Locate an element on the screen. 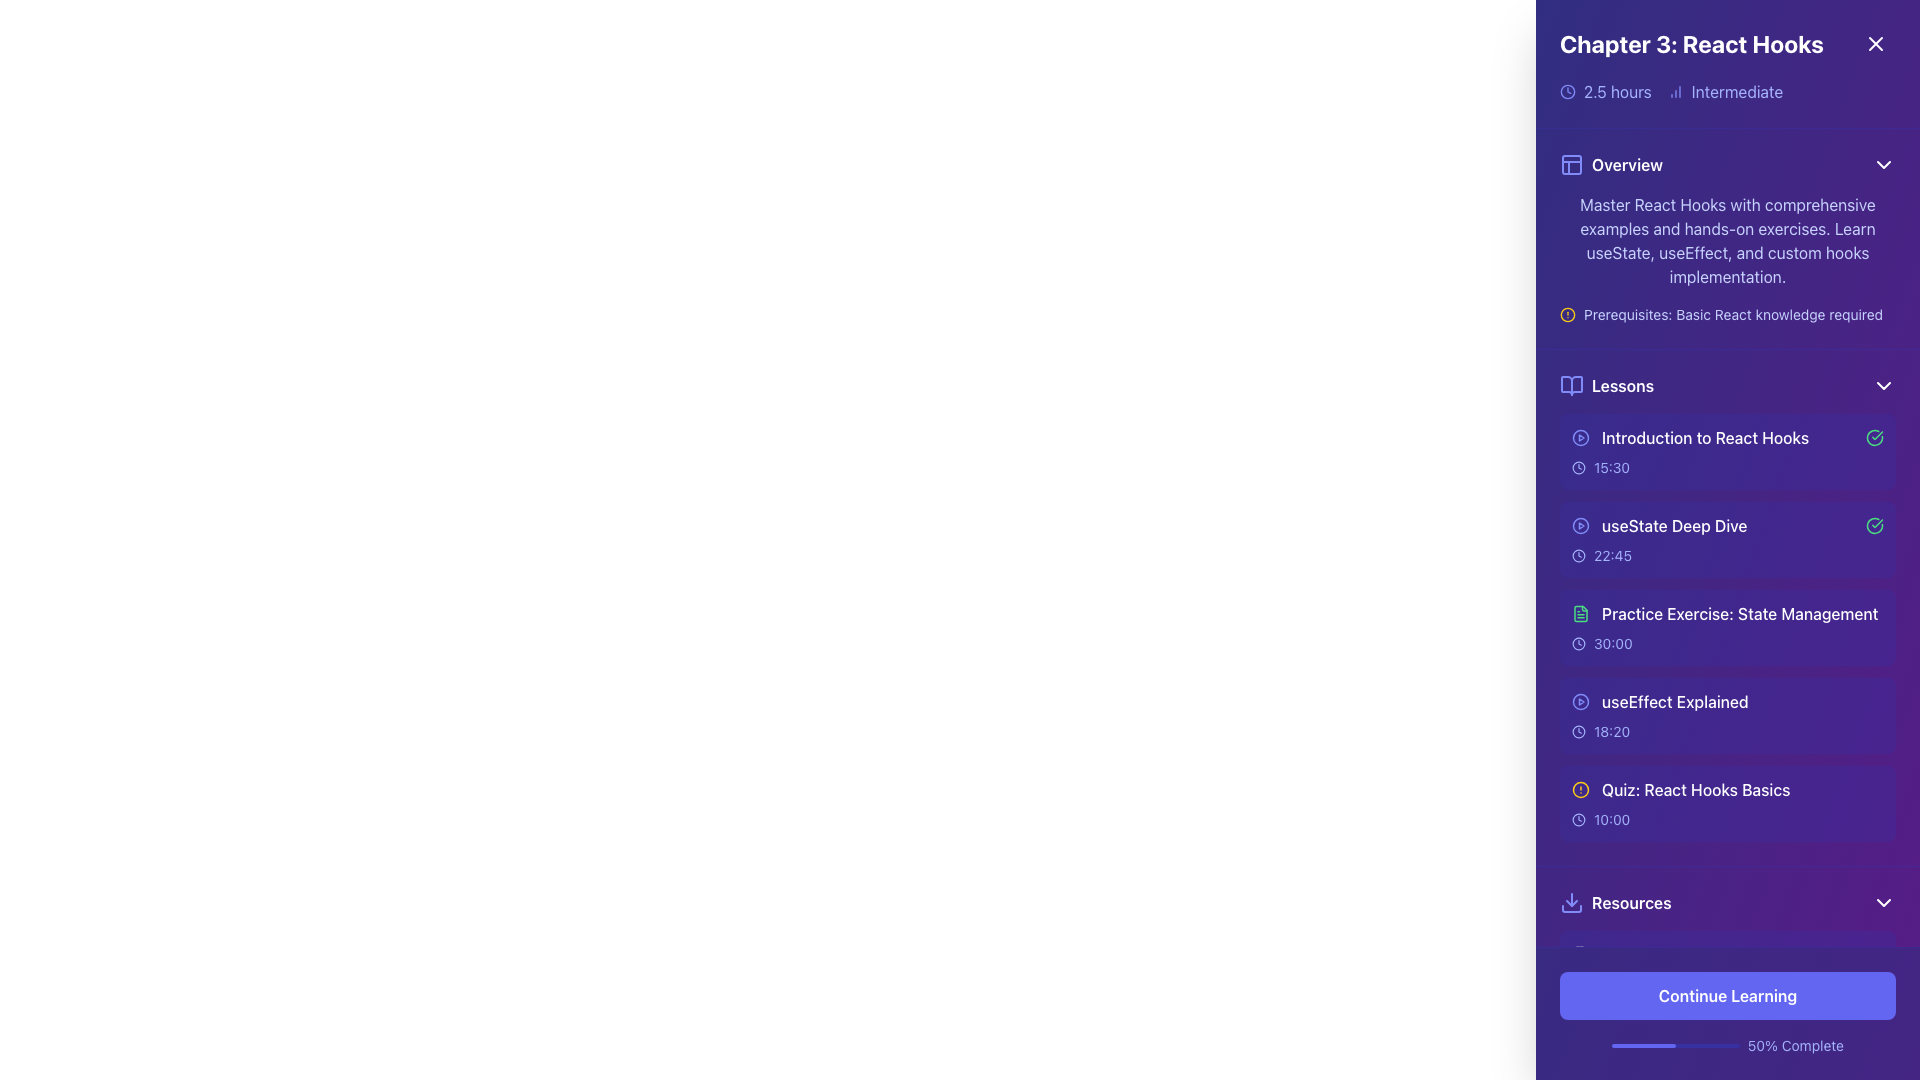  the circular indigo play button icon is located at coordinates (1579, 524).